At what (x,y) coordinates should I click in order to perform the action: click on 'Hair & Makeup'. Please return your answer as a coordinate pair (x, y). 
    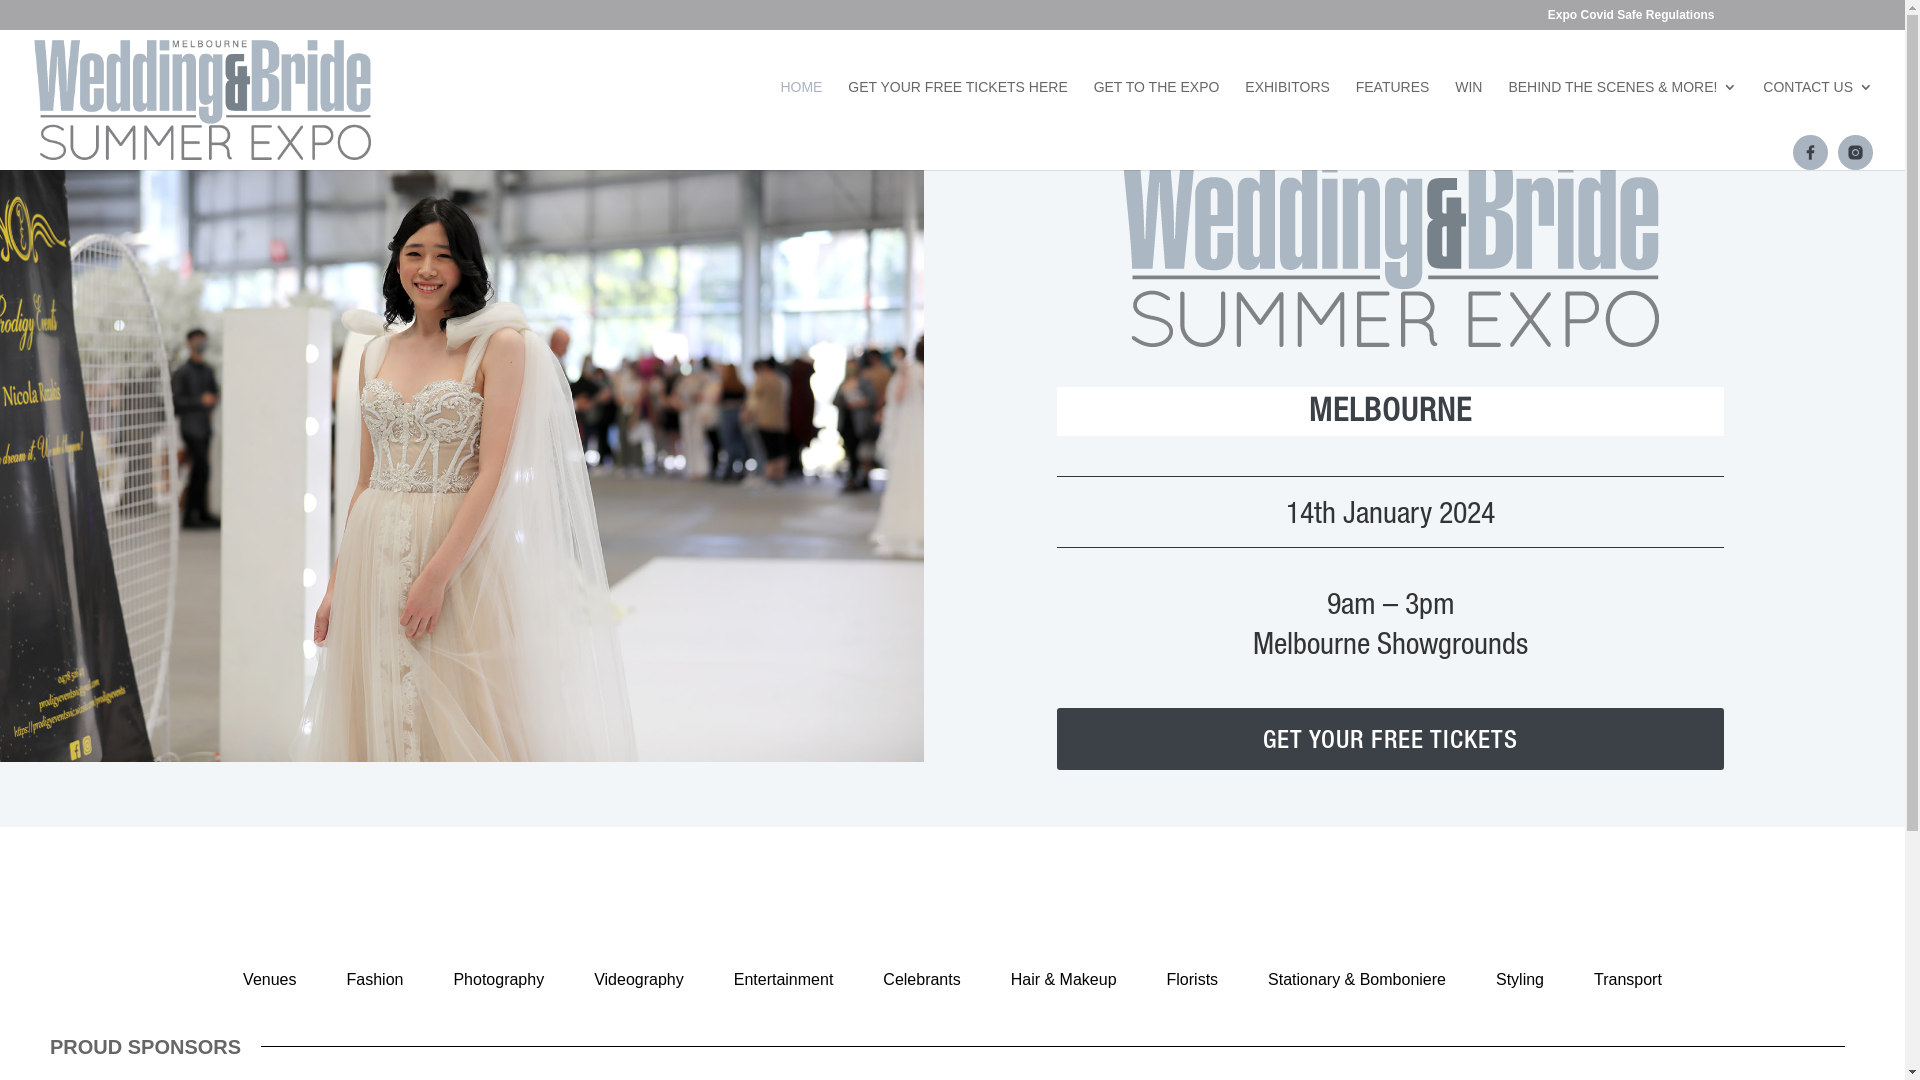
    Looking at the image, I should click on (1063, 978).